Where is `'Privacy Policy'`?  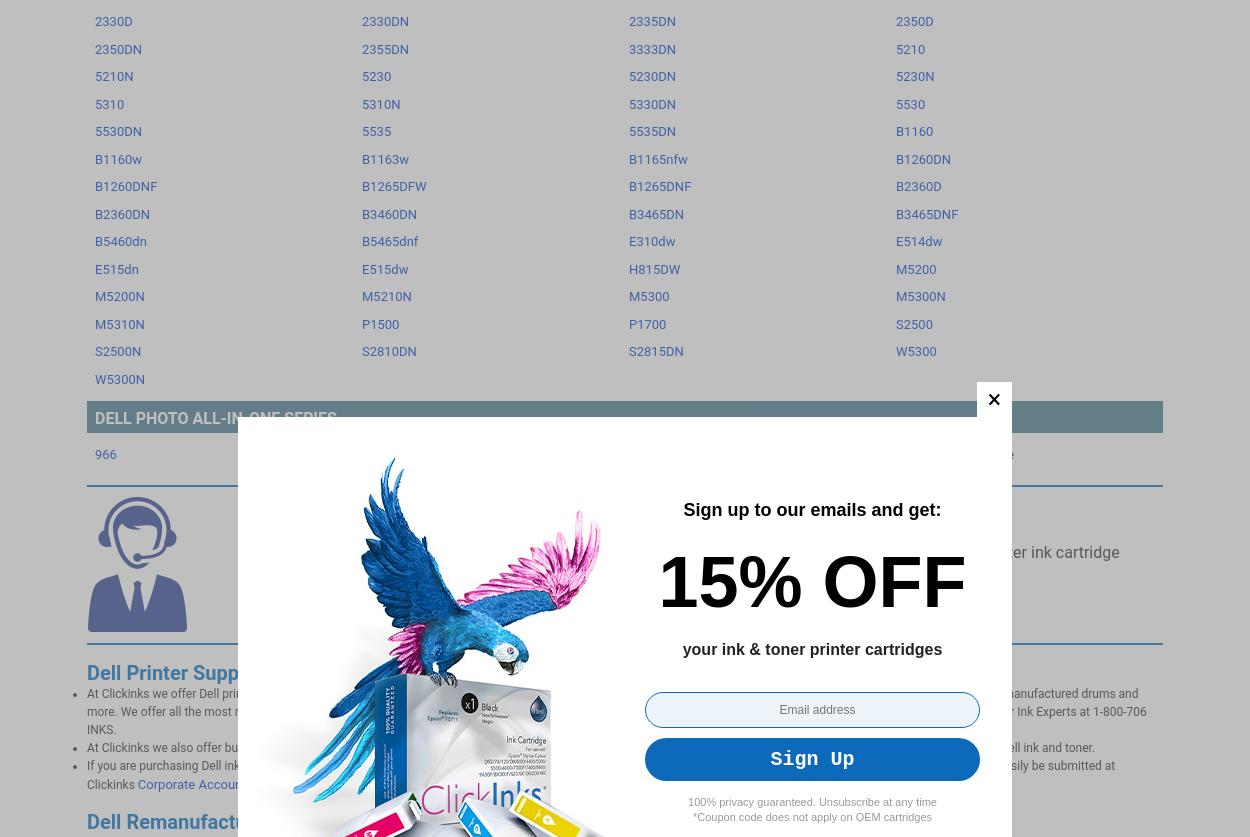
'Privacy Policy' is located at coordinates (380, 77).